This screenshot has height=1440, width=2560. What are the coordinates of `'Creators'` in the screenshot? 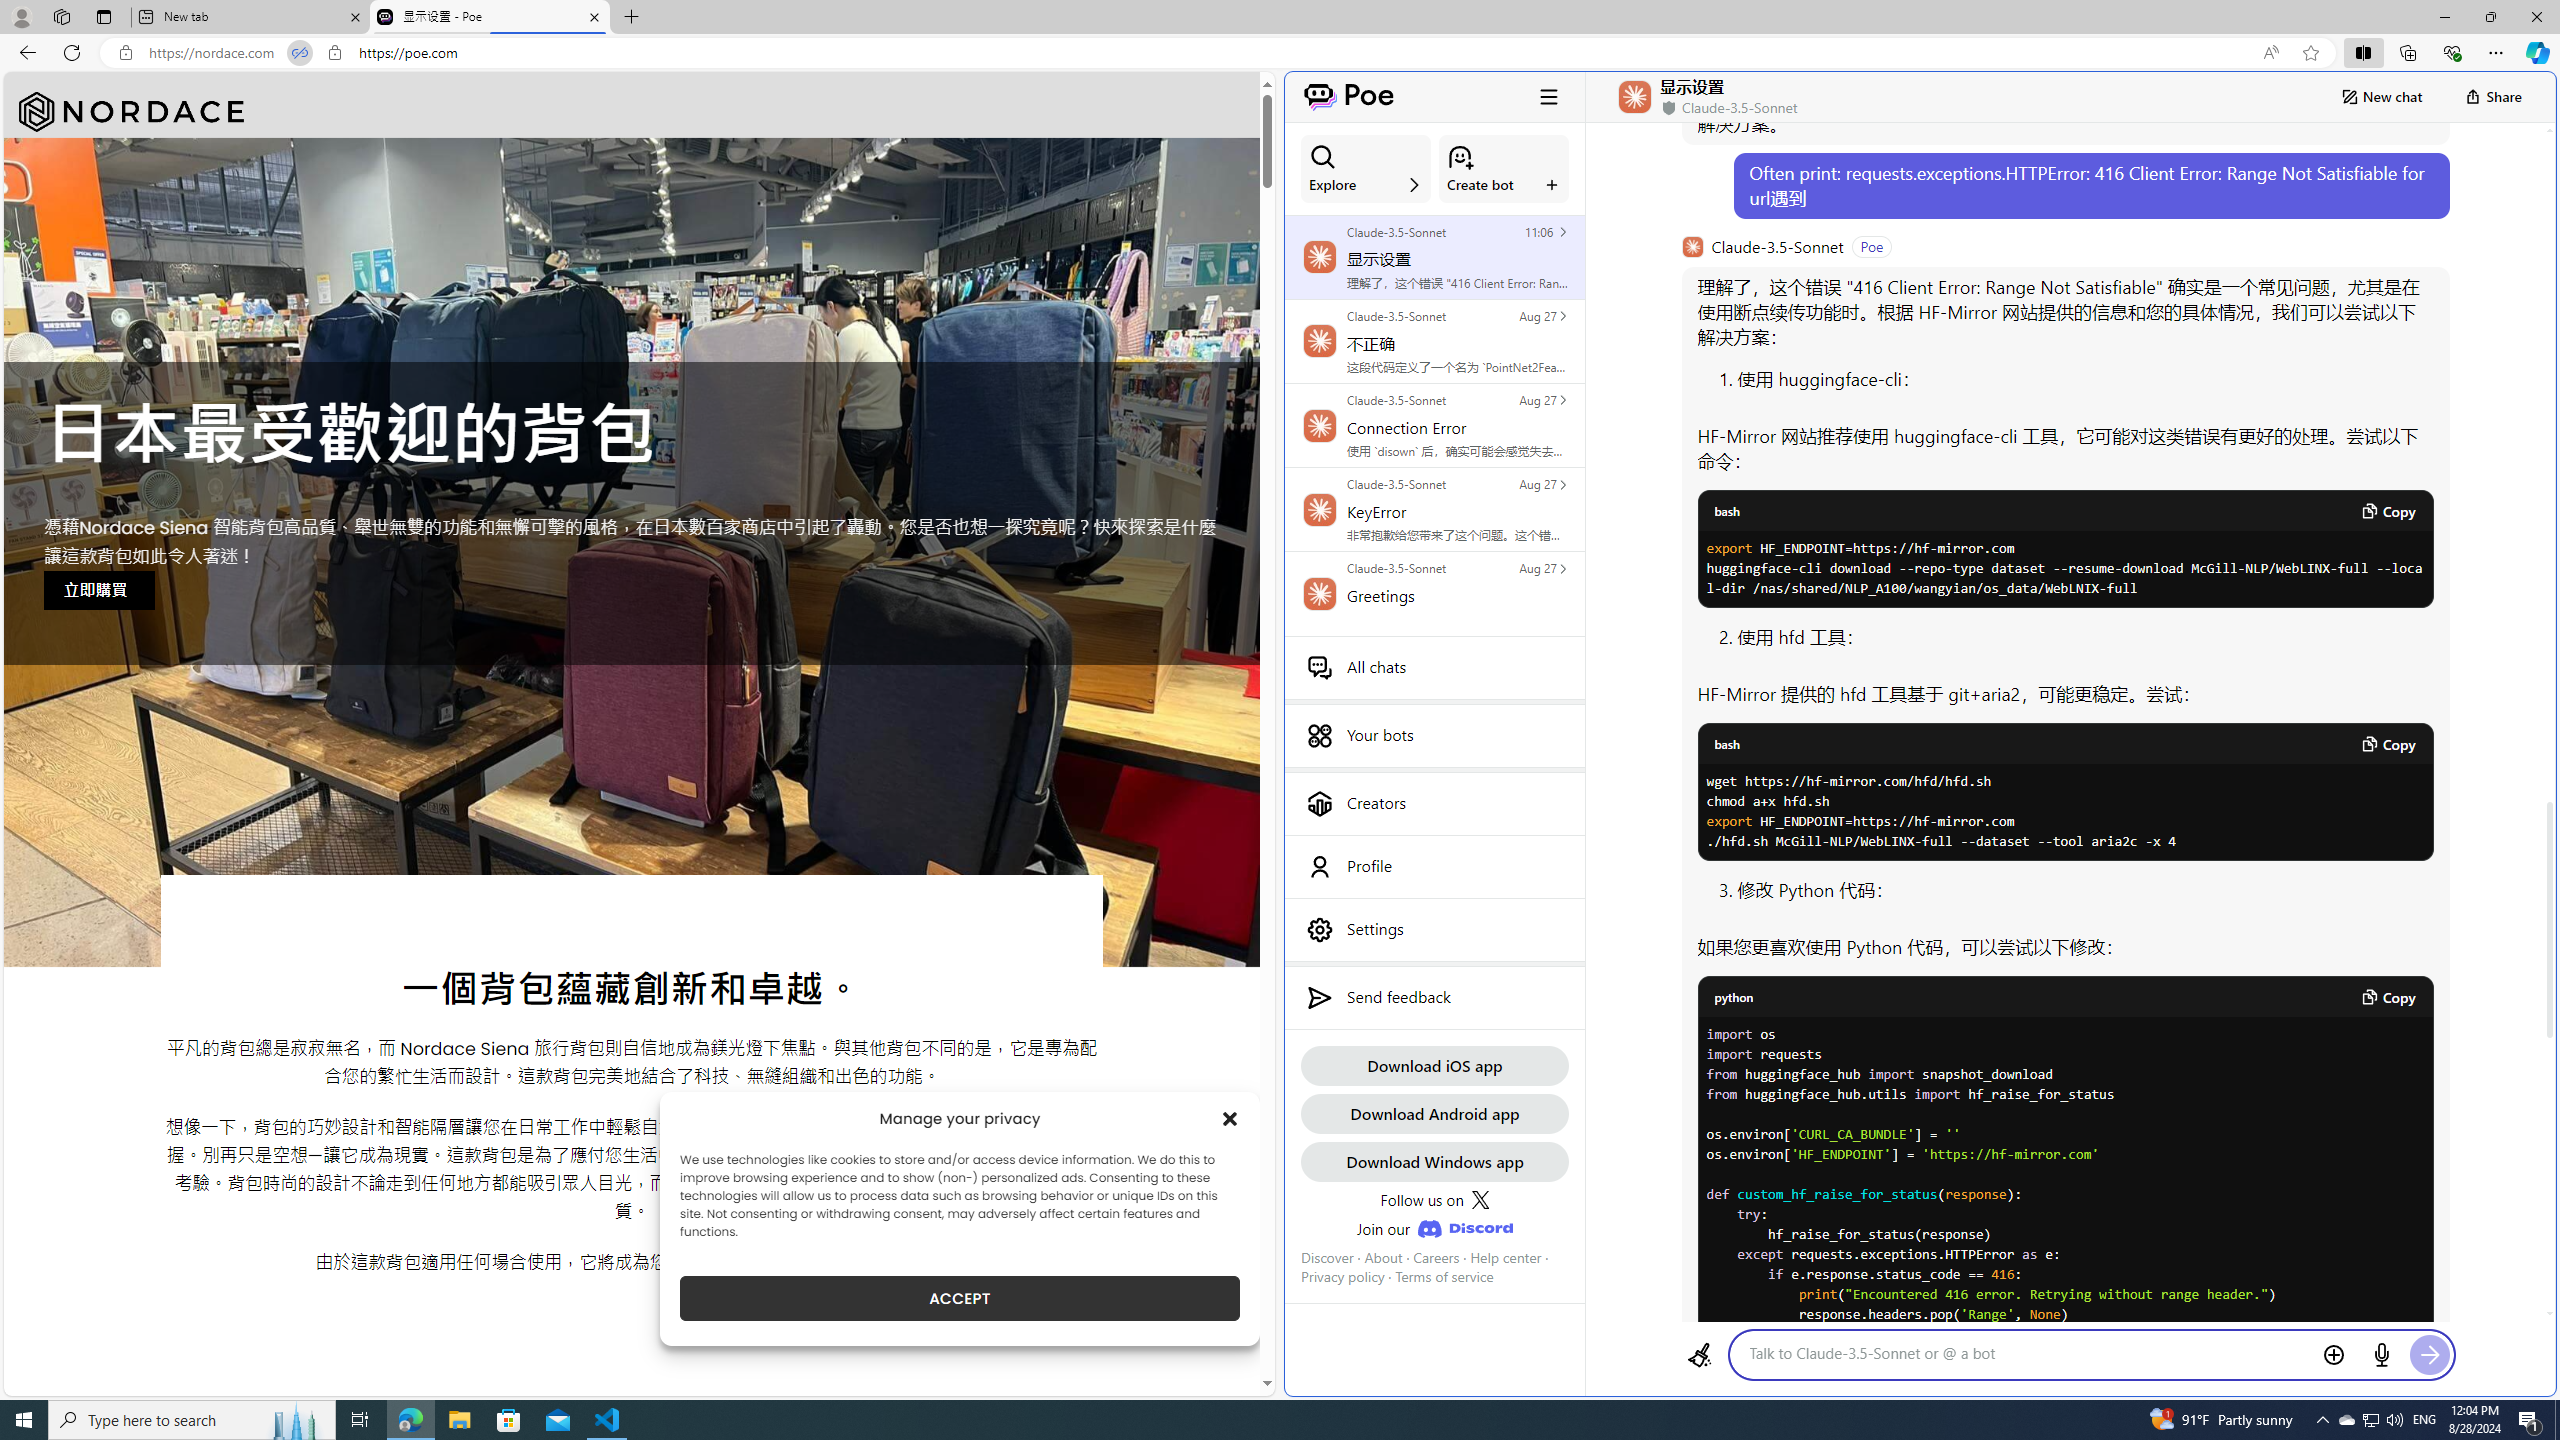 It's located at (1434, 803).